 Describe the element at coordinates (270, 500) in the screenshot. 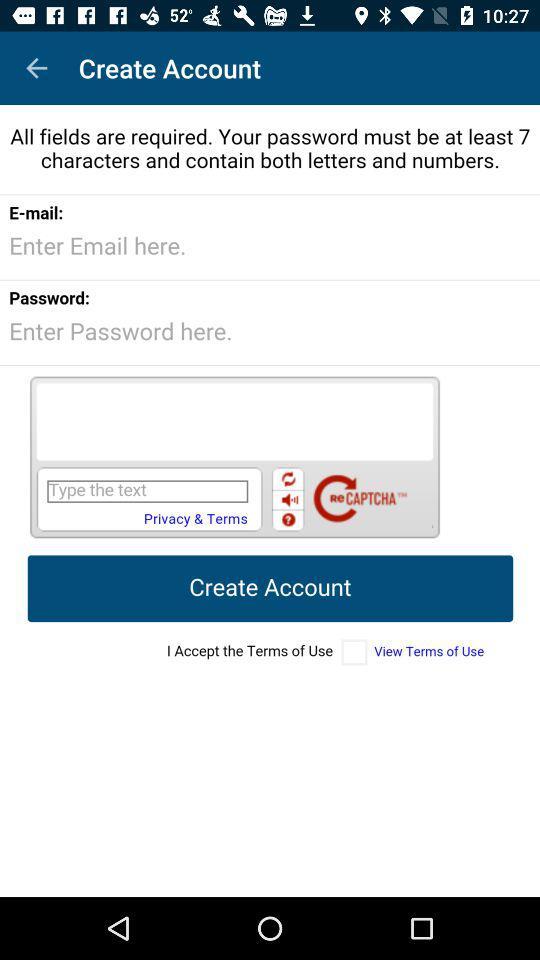

I see `account section` at that location.